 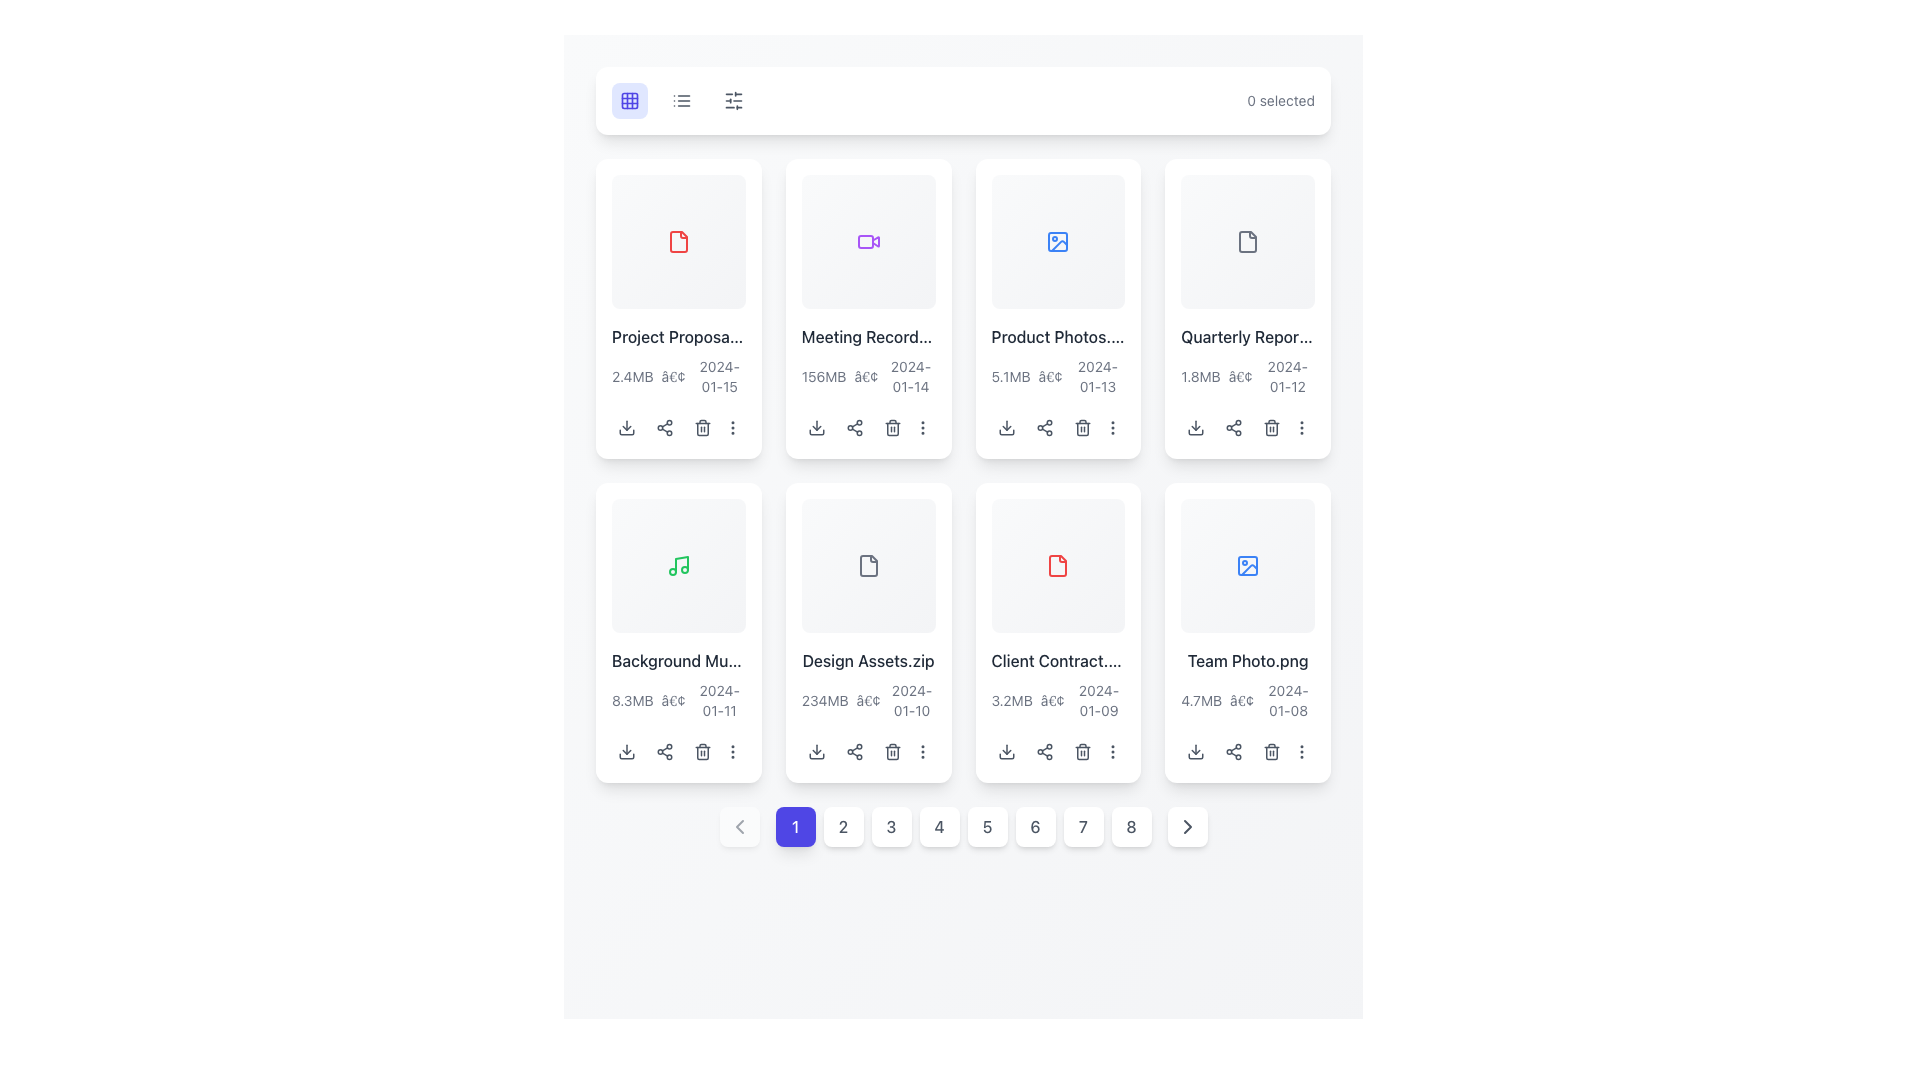 What do you see at coordinates (891, 428) in the screenshot?
I see `the Trash Can Body icon, which is a rectangular component styled as part of an SVG trash can icon located beneath the second item in the top row of the grid layout` at bounding box center [891, 428].